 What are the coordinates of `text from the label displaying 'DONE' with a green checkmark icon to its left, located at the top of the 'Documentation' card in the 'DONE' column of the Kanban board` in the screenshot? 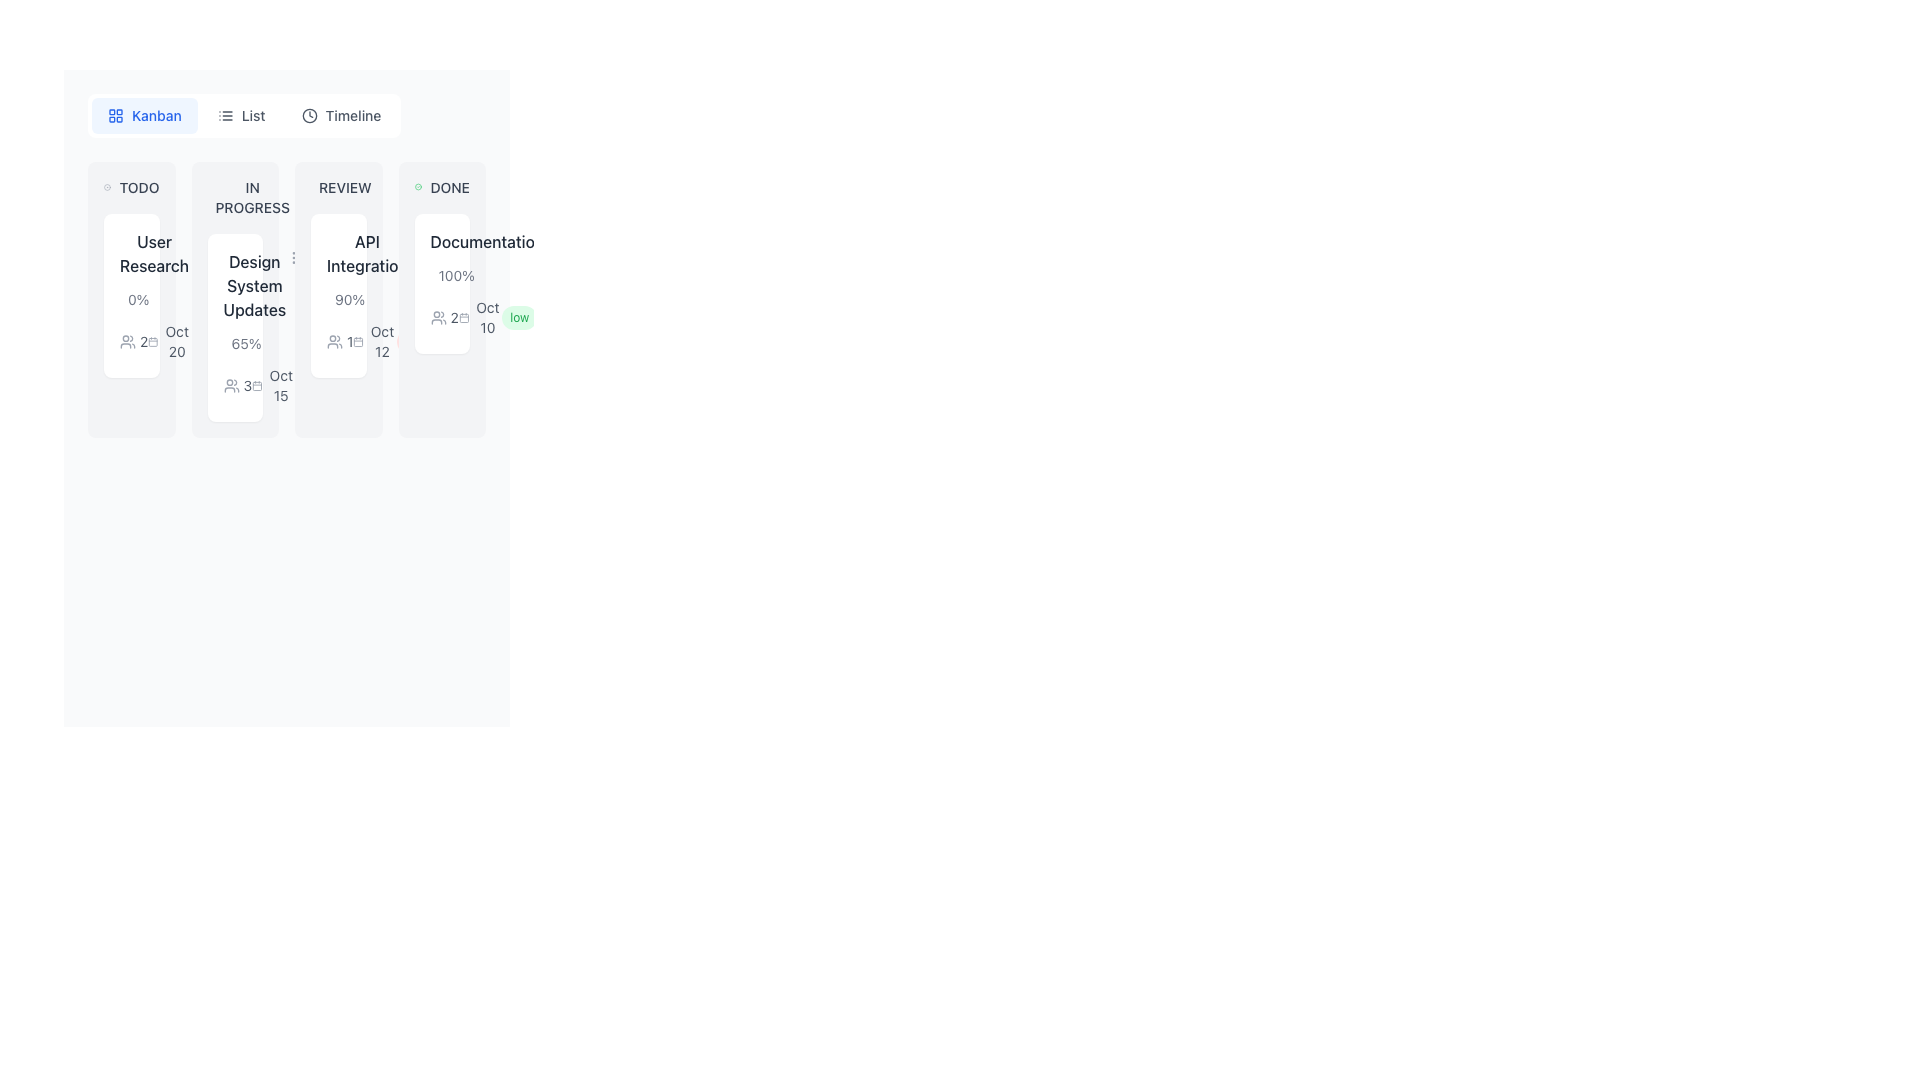 It's located at (441, 188).